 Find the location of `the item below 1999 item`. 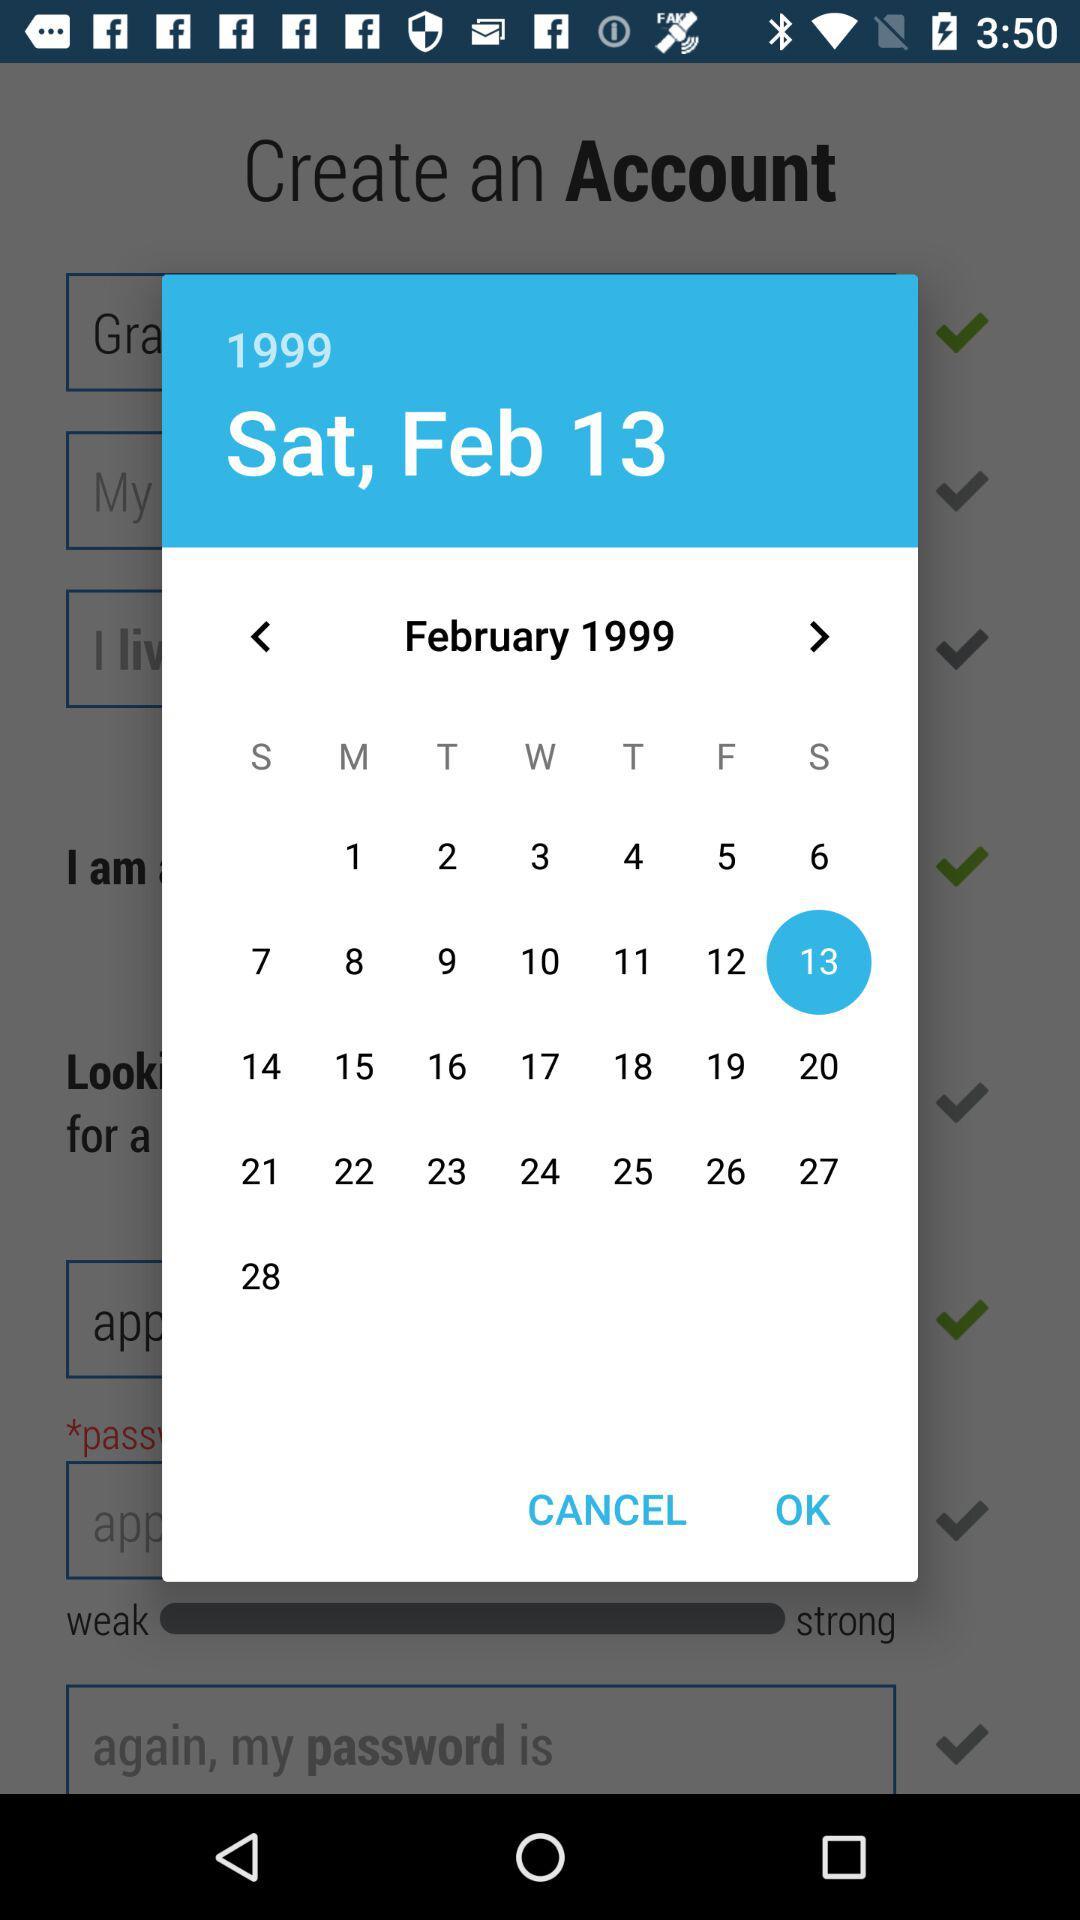

the item below 1999 item is located at coordinates (818, 635).